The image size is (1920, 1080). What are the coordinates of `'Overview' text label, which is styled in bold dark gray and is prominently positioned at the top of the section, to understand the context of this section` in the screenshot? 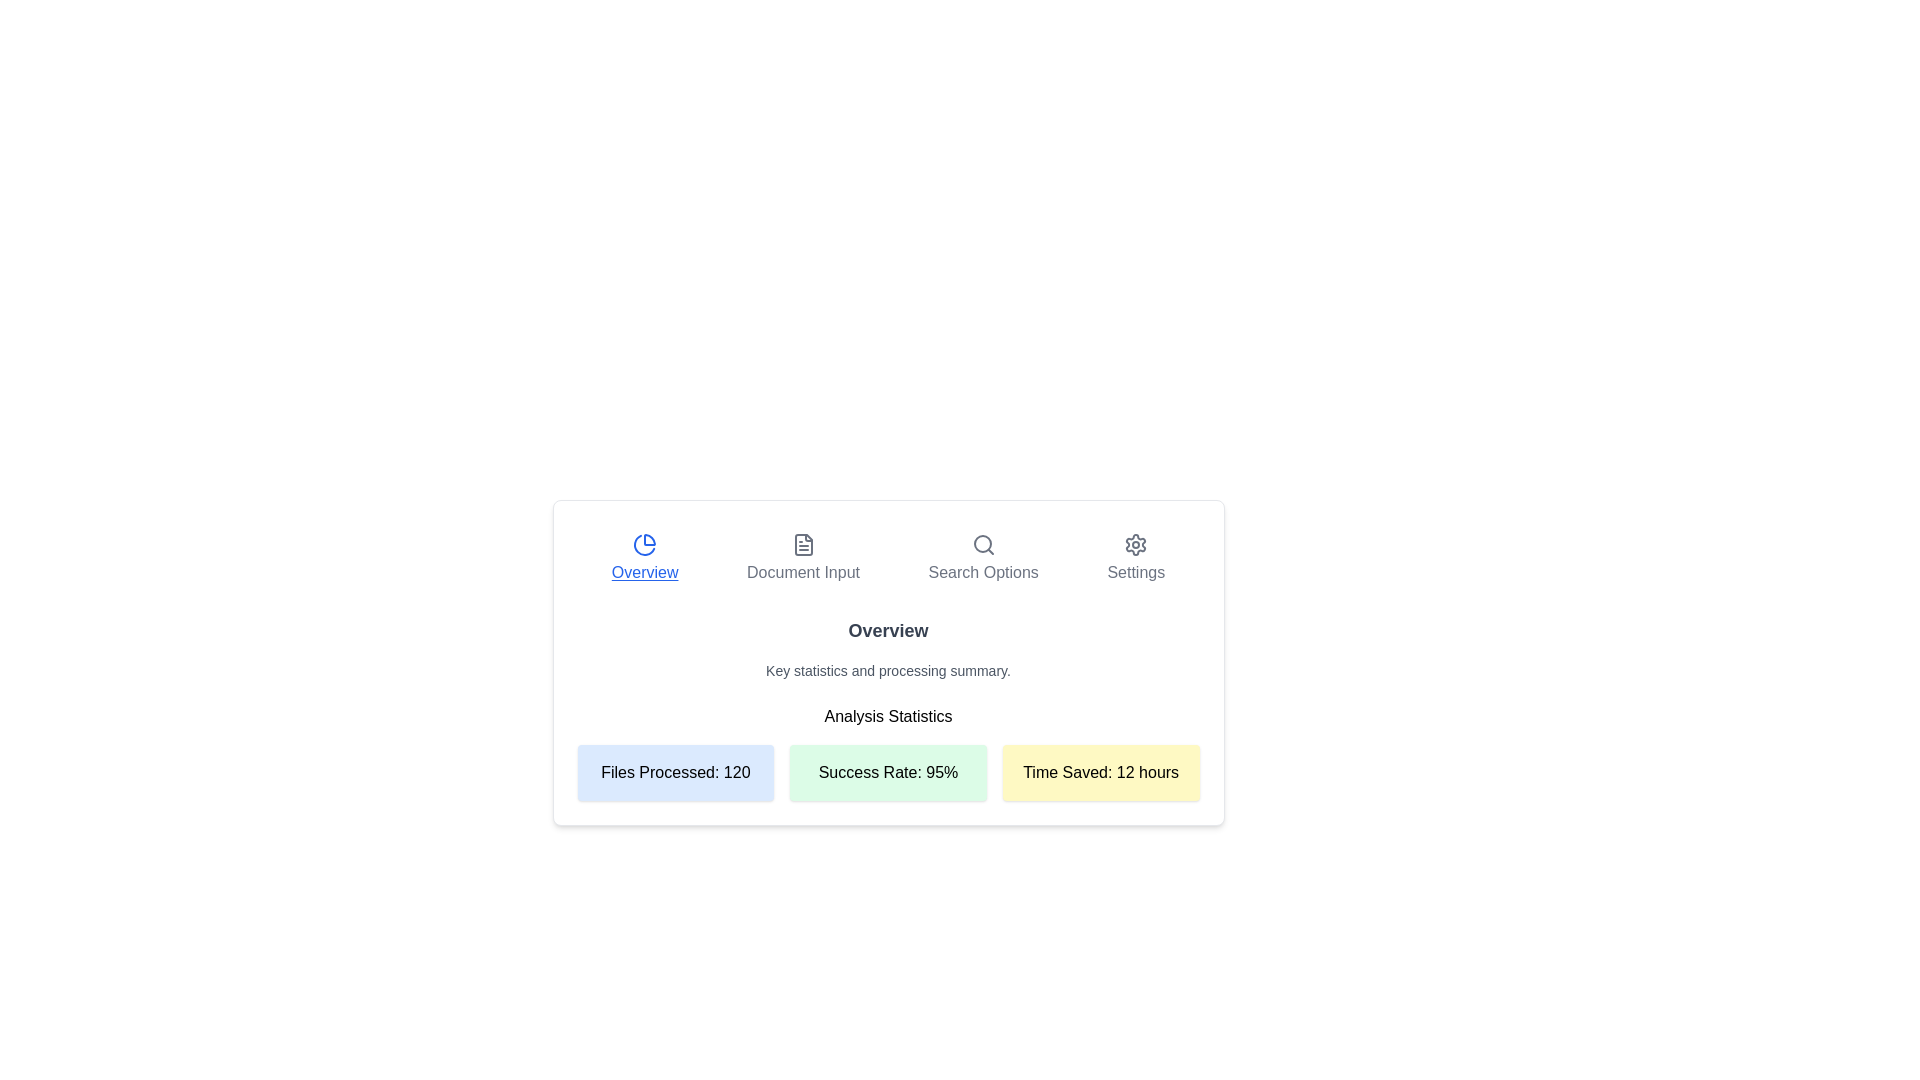 It's located at (887, 631).